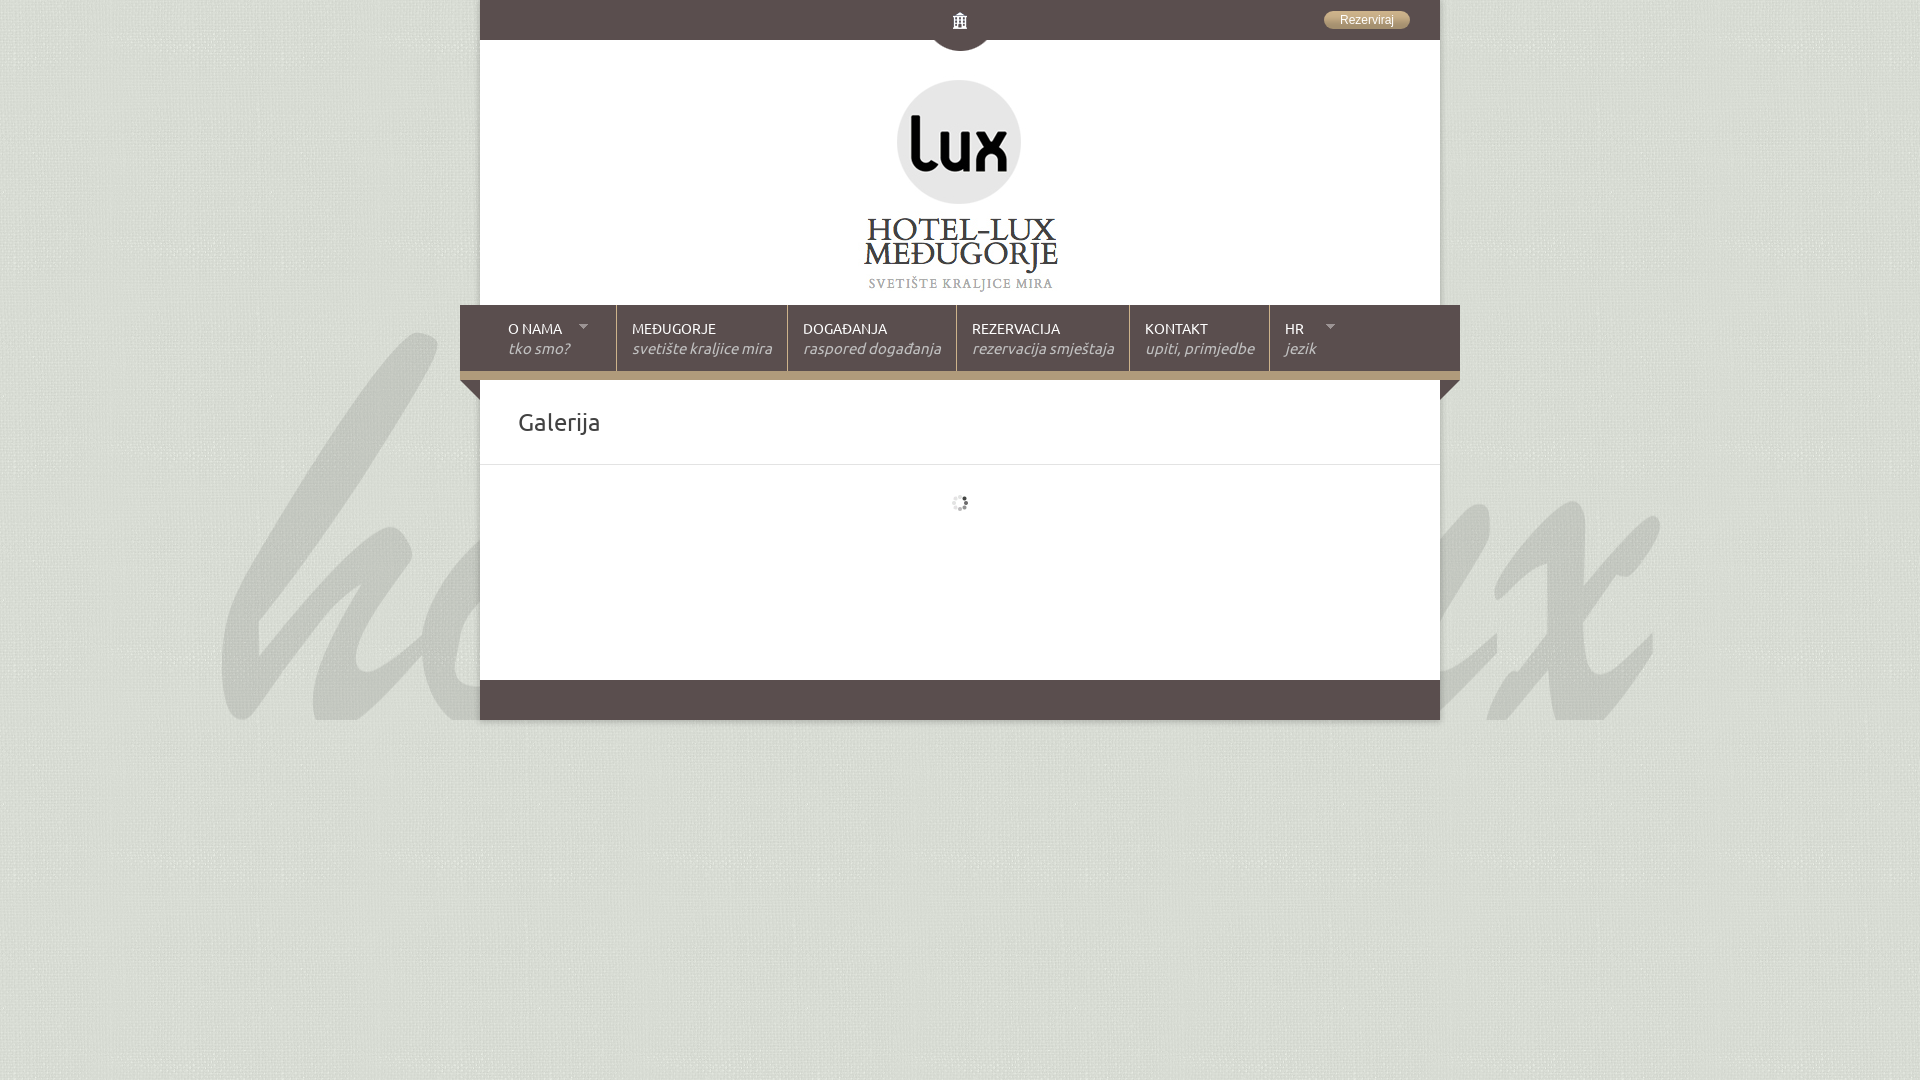  I want to click on 'DSC-104', so click(999, 505).